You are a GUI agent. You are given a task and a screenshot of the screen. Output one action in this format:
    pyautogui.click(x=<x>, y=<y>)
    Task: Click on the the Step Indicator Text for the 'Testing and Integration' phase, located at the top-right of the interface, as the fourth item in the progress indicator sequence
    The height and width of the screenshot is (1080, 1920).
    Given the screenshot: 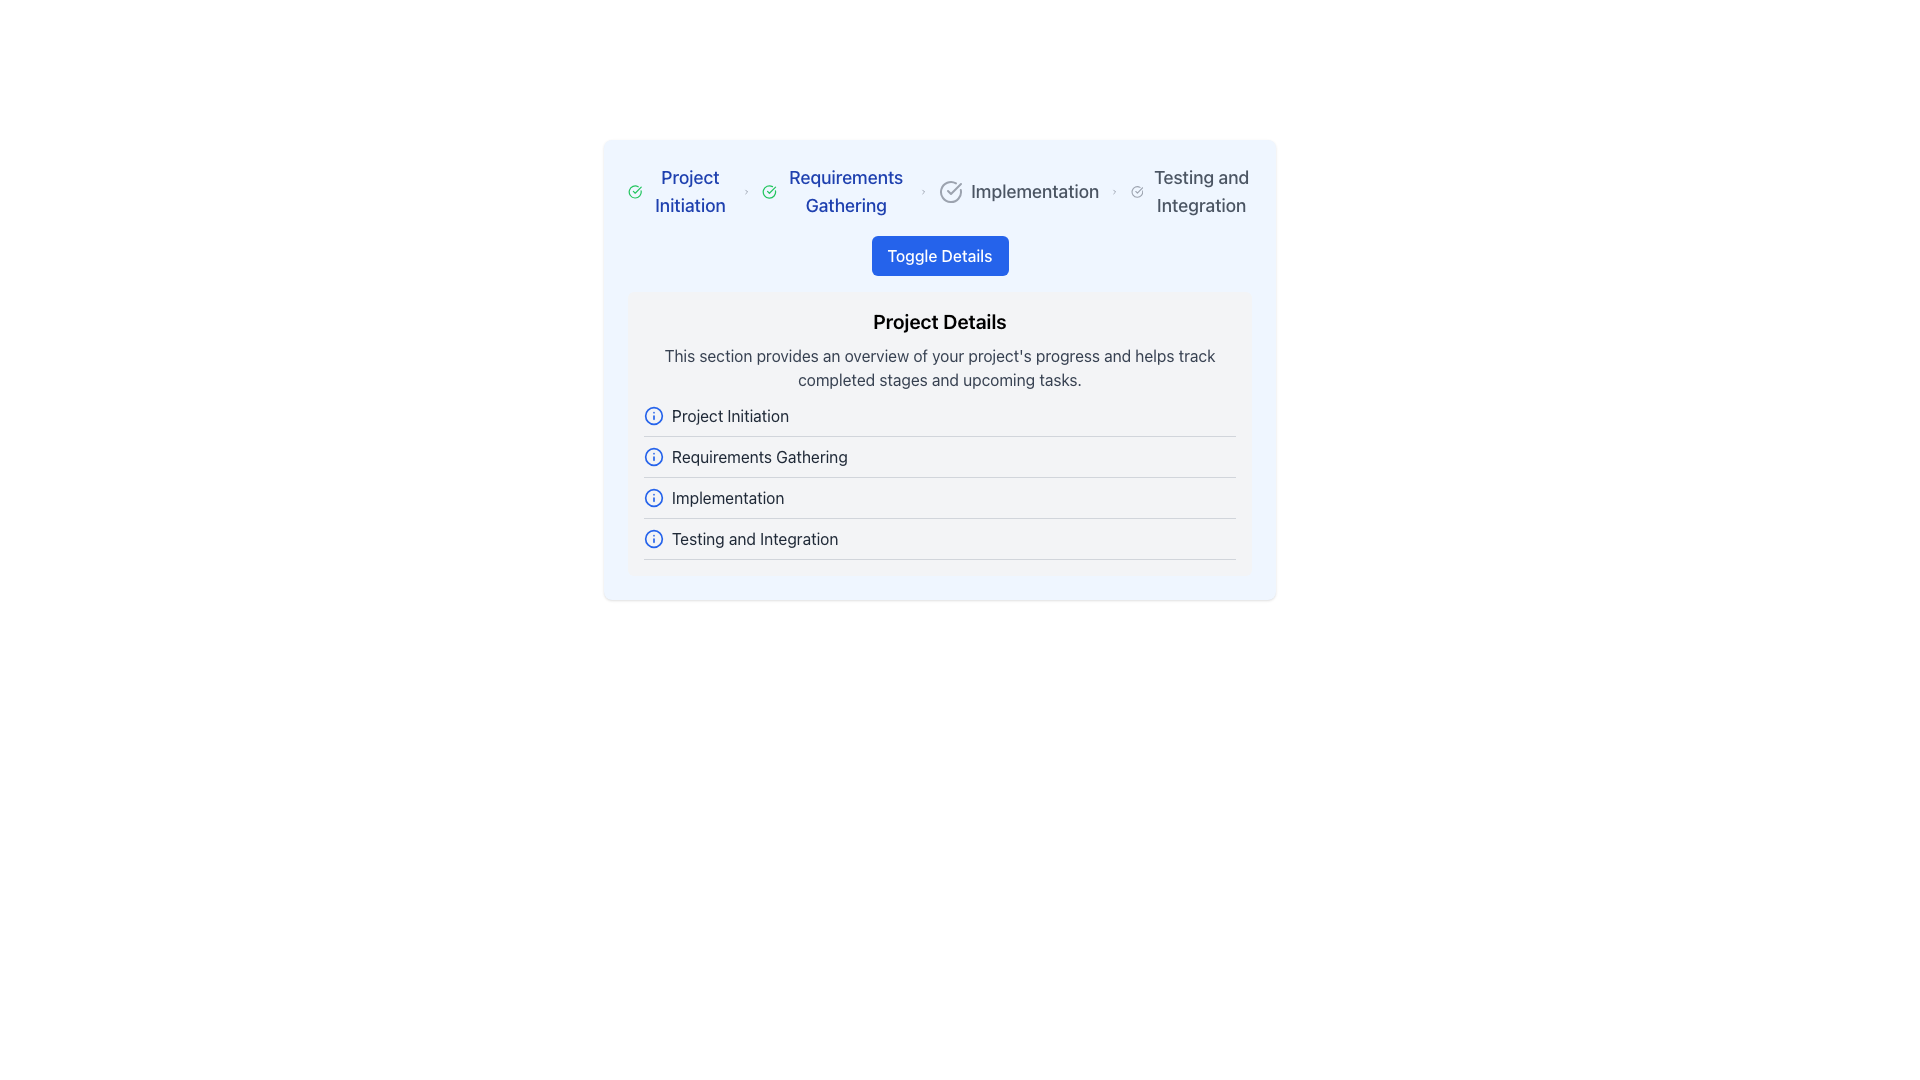 What is the action you would take?
    pyautogui.click(x=1191, y=192)
    